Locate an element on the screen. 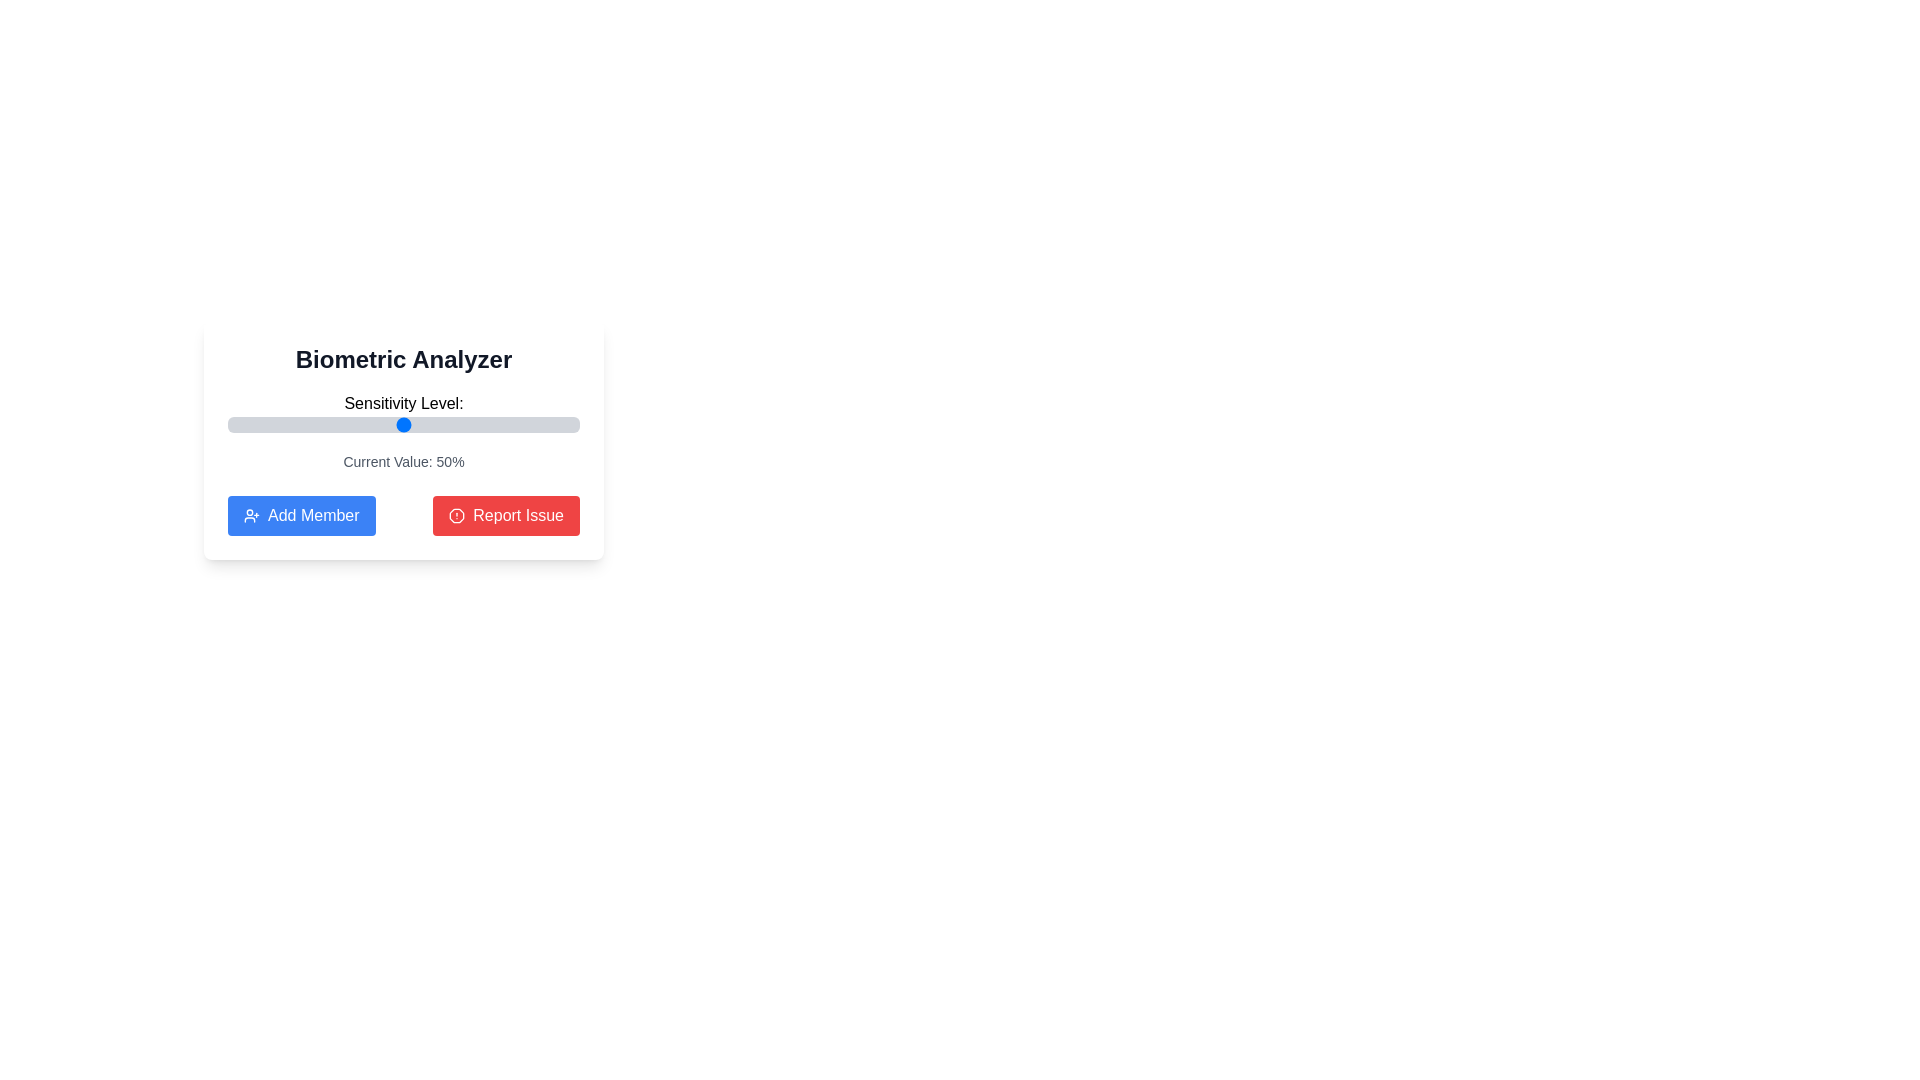  the octagonal alert icon within the 'Report Issue' button is located at coordinates (456, 515).